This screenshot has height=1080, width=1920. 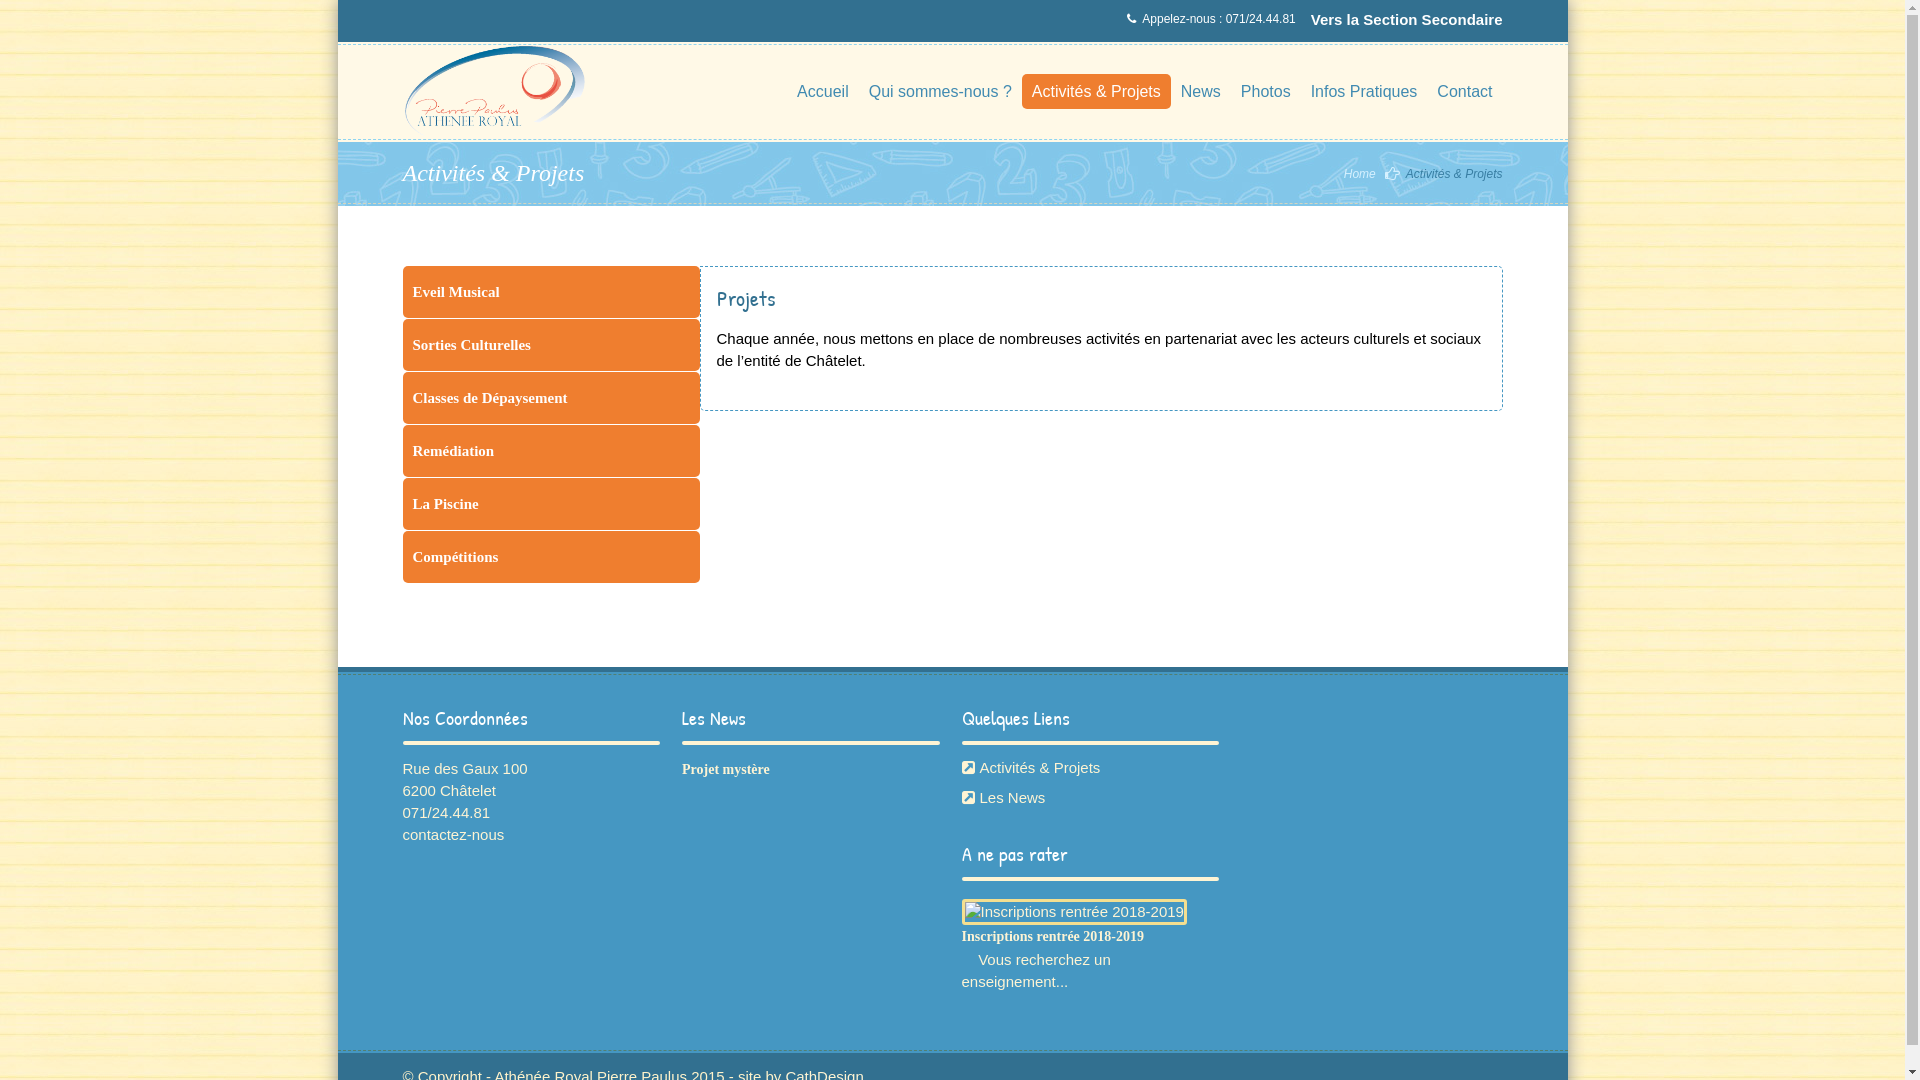 I want to click on 'Contact', so click(x=1464, y=91).